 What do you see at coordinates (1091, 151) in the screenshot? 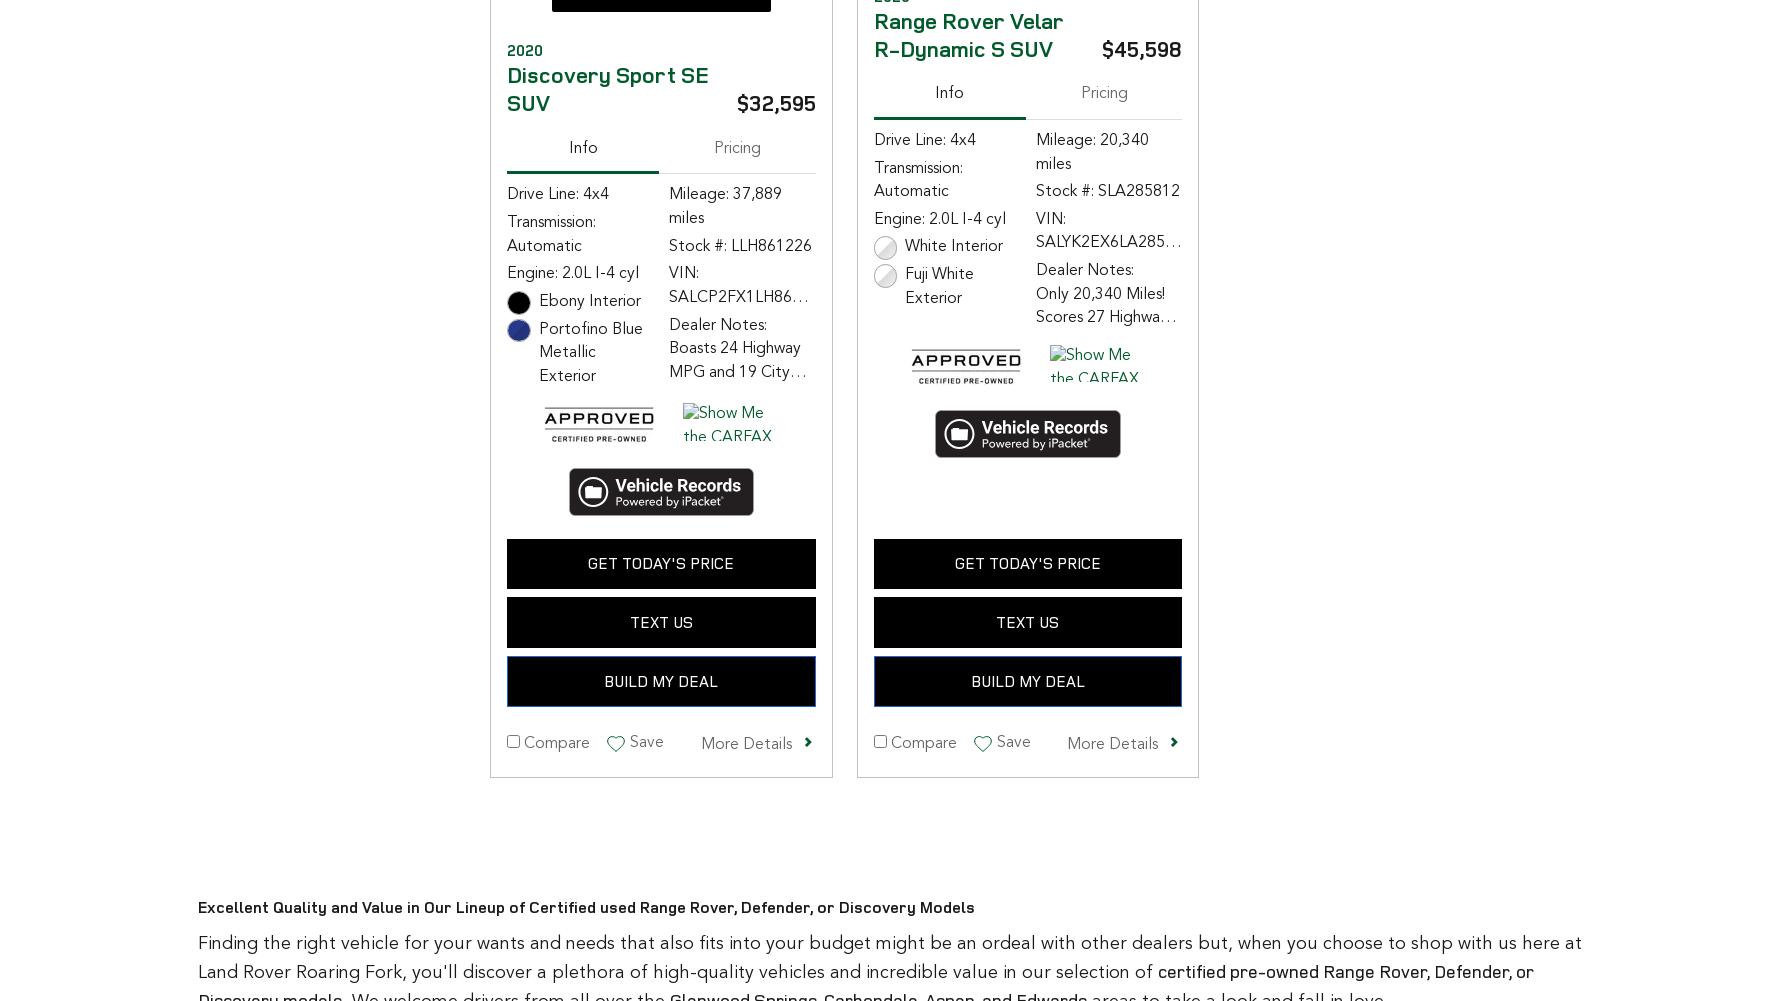
I see `'Mileage: 20,340 miles'` at bounding box center [1091, 151].